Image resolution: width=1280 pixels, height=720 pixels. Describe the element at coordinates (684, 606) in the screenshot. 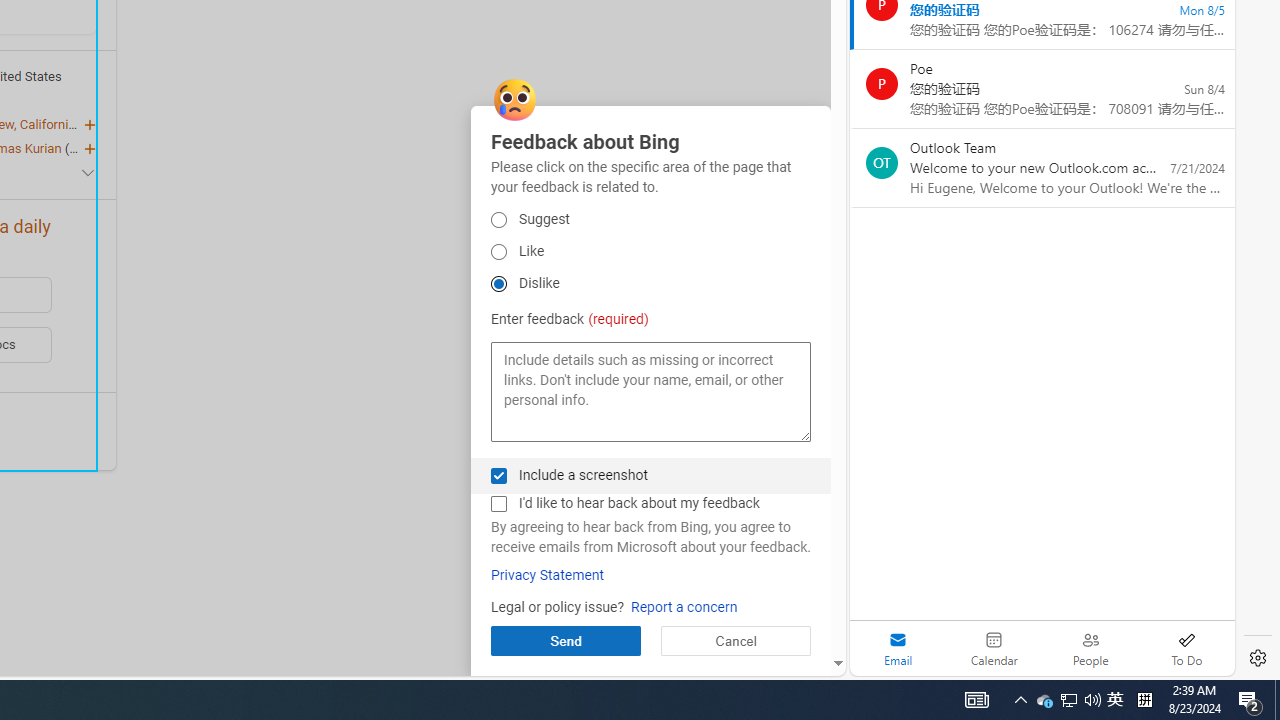

I see `'Report a concern'` at that location.